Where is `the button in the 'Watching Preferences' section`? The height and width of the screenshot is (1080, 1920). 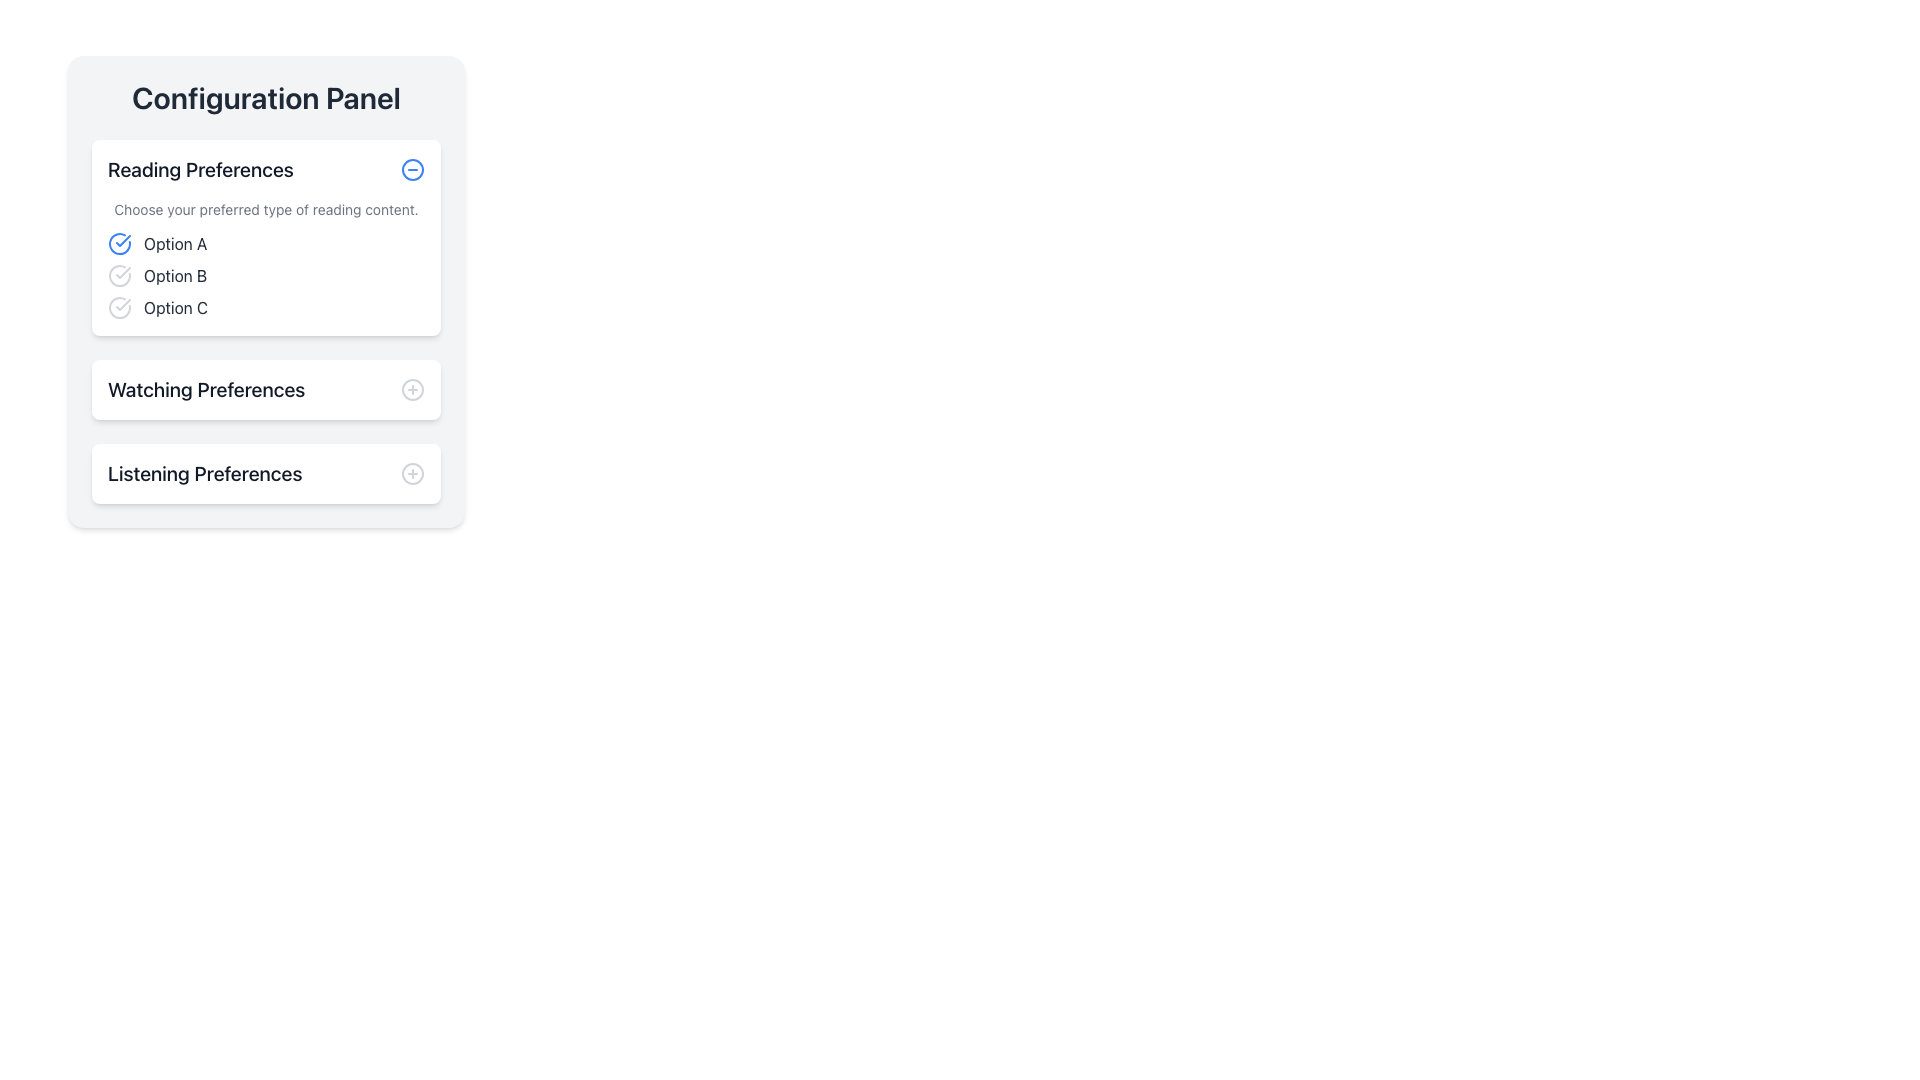
the button in the 'Watching Preferences' section is located at coordinates (411, 389).